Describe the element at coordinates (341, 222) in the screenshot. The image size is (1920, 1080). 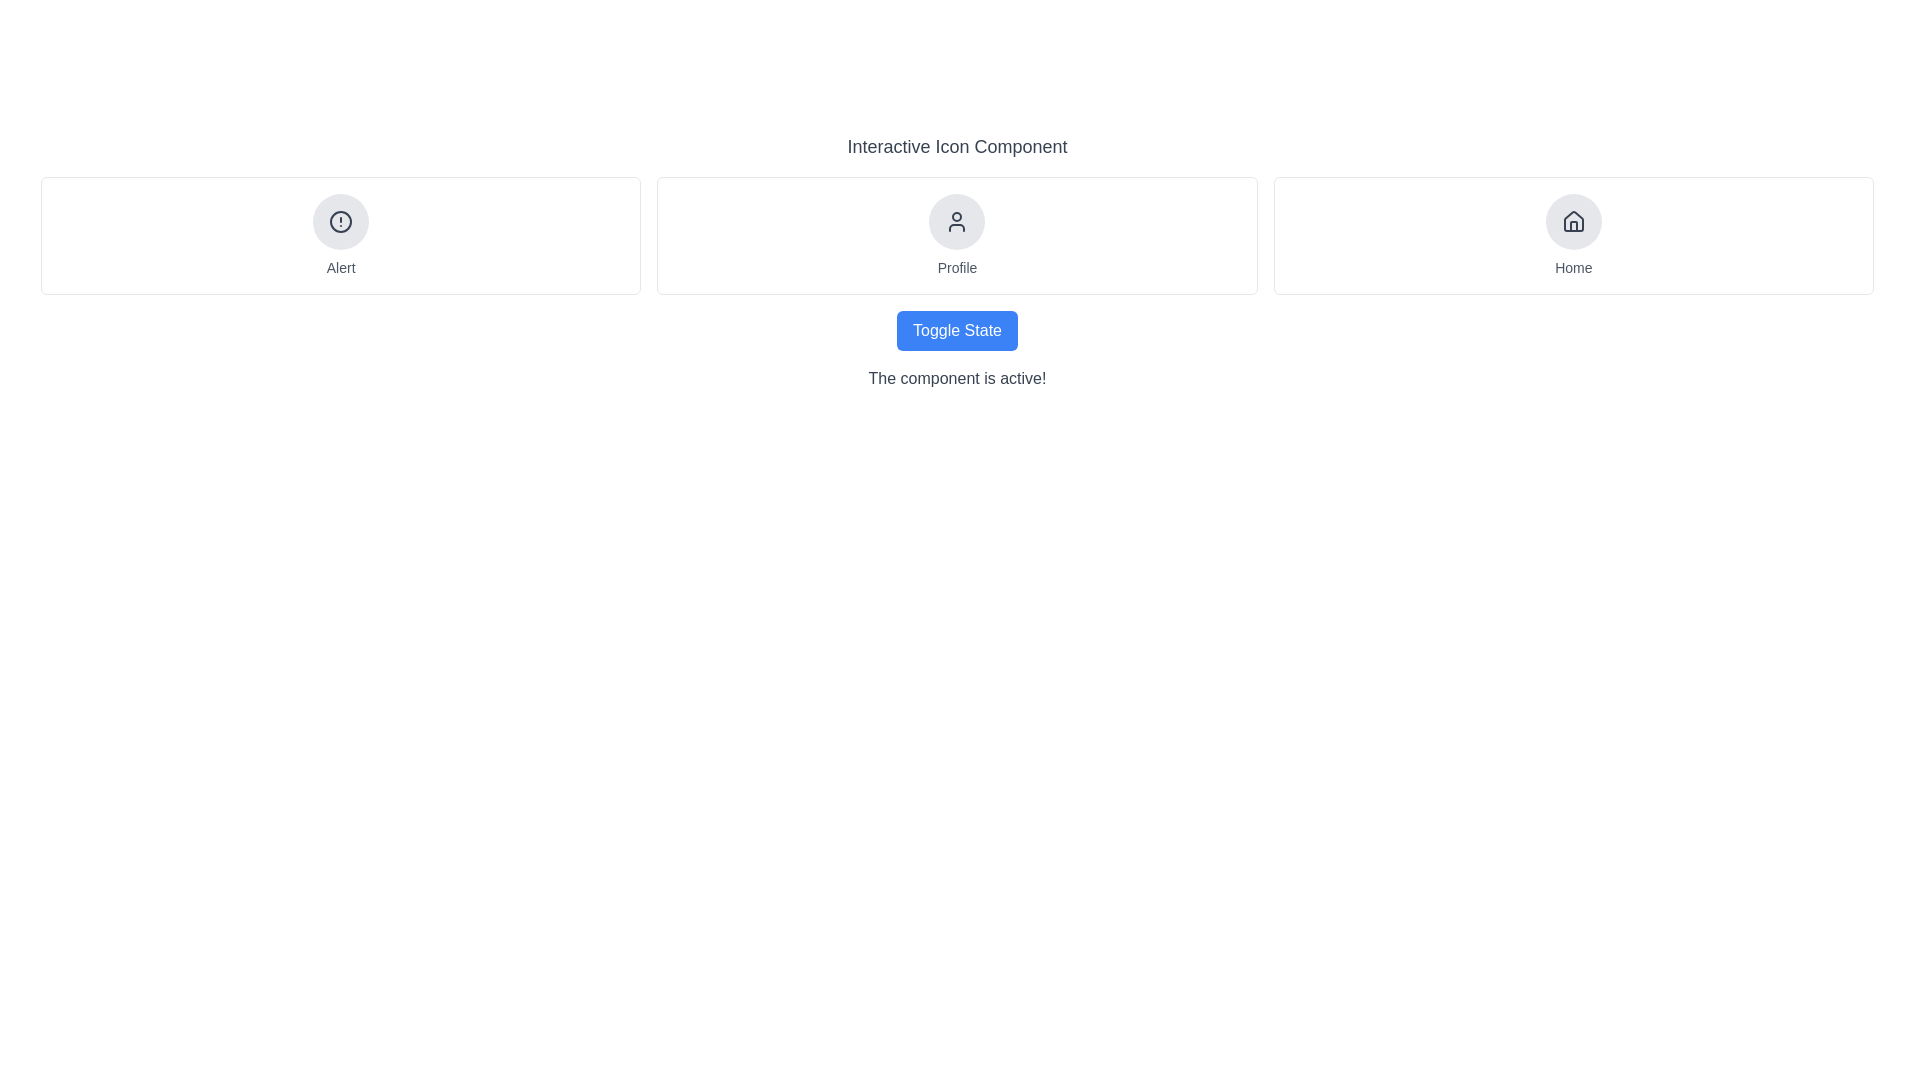
I see `the 'Alert' button containing the alert icon, which is styled in a circular design with a gray outline and an alert symbol` at that location.